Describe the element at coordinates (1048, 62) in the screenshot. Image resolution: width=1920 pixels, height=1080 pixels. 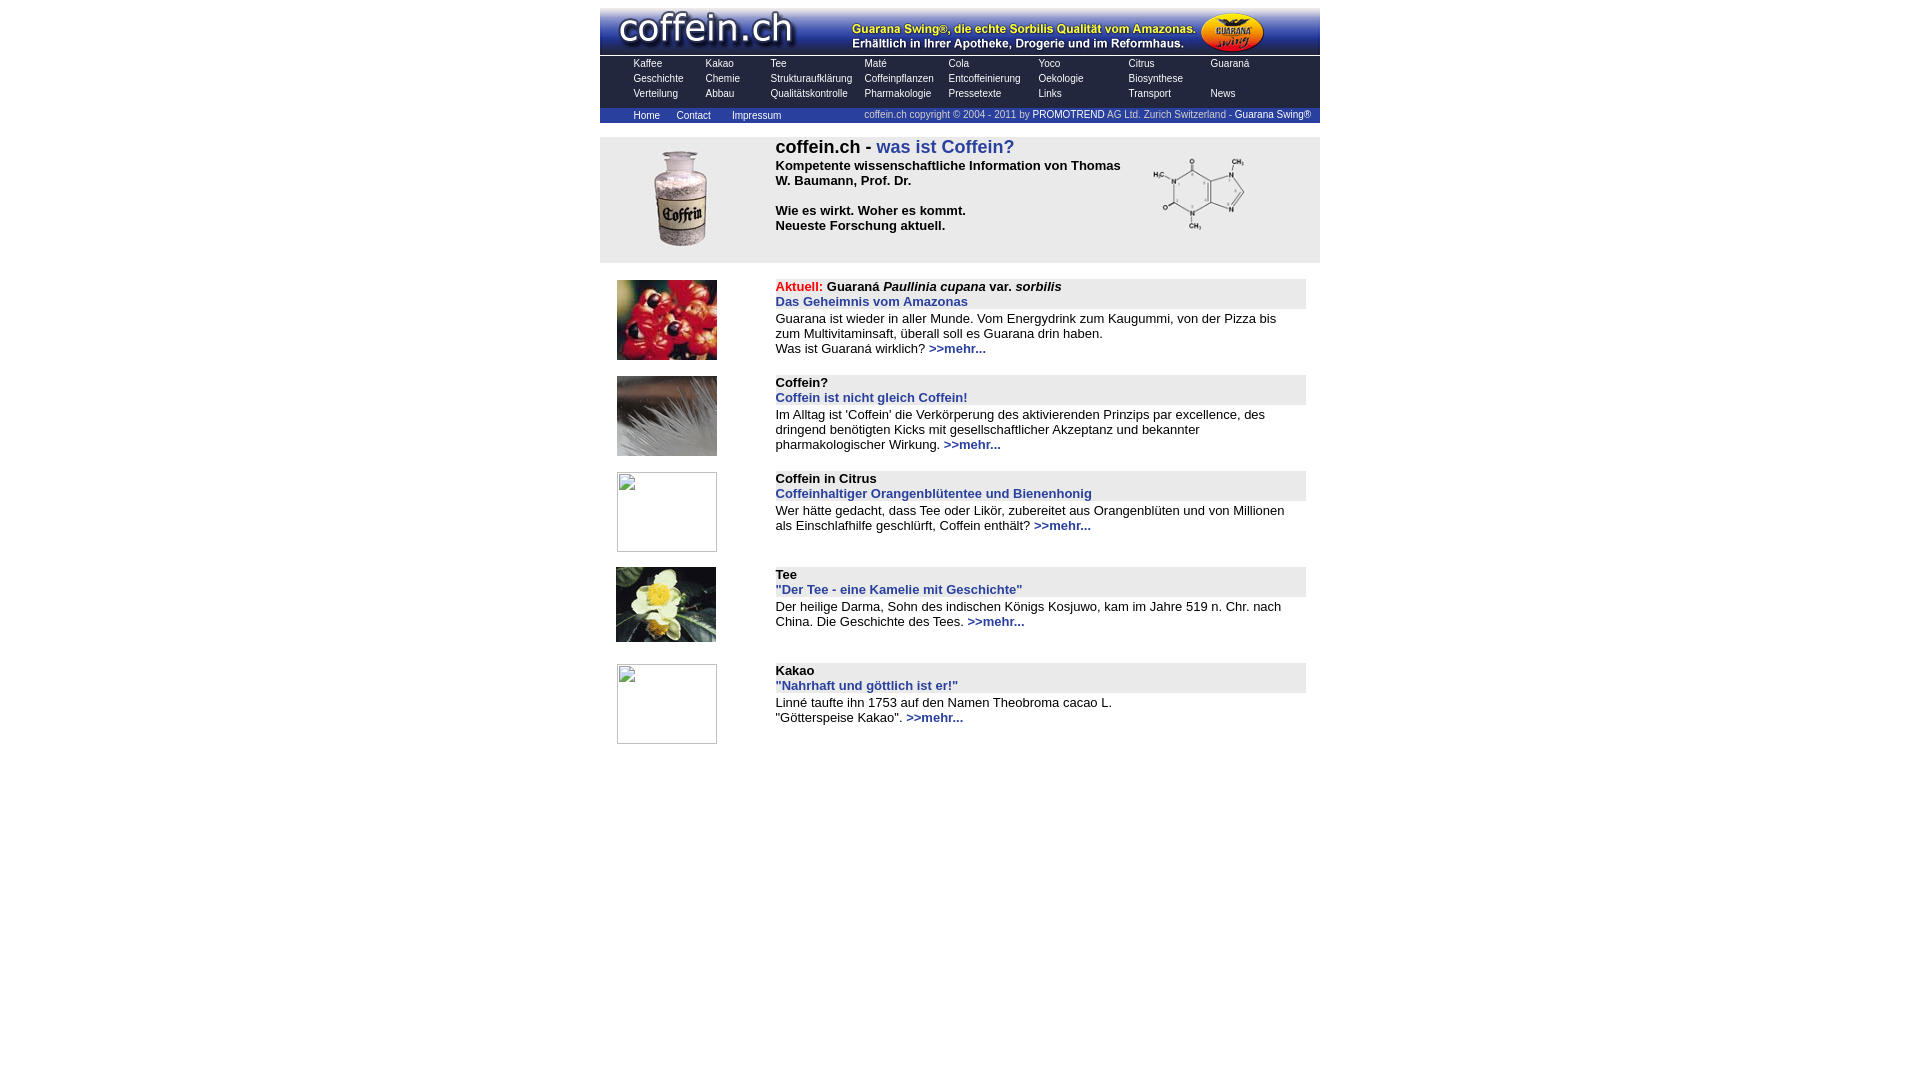
I see `'Yoco'` at that location.